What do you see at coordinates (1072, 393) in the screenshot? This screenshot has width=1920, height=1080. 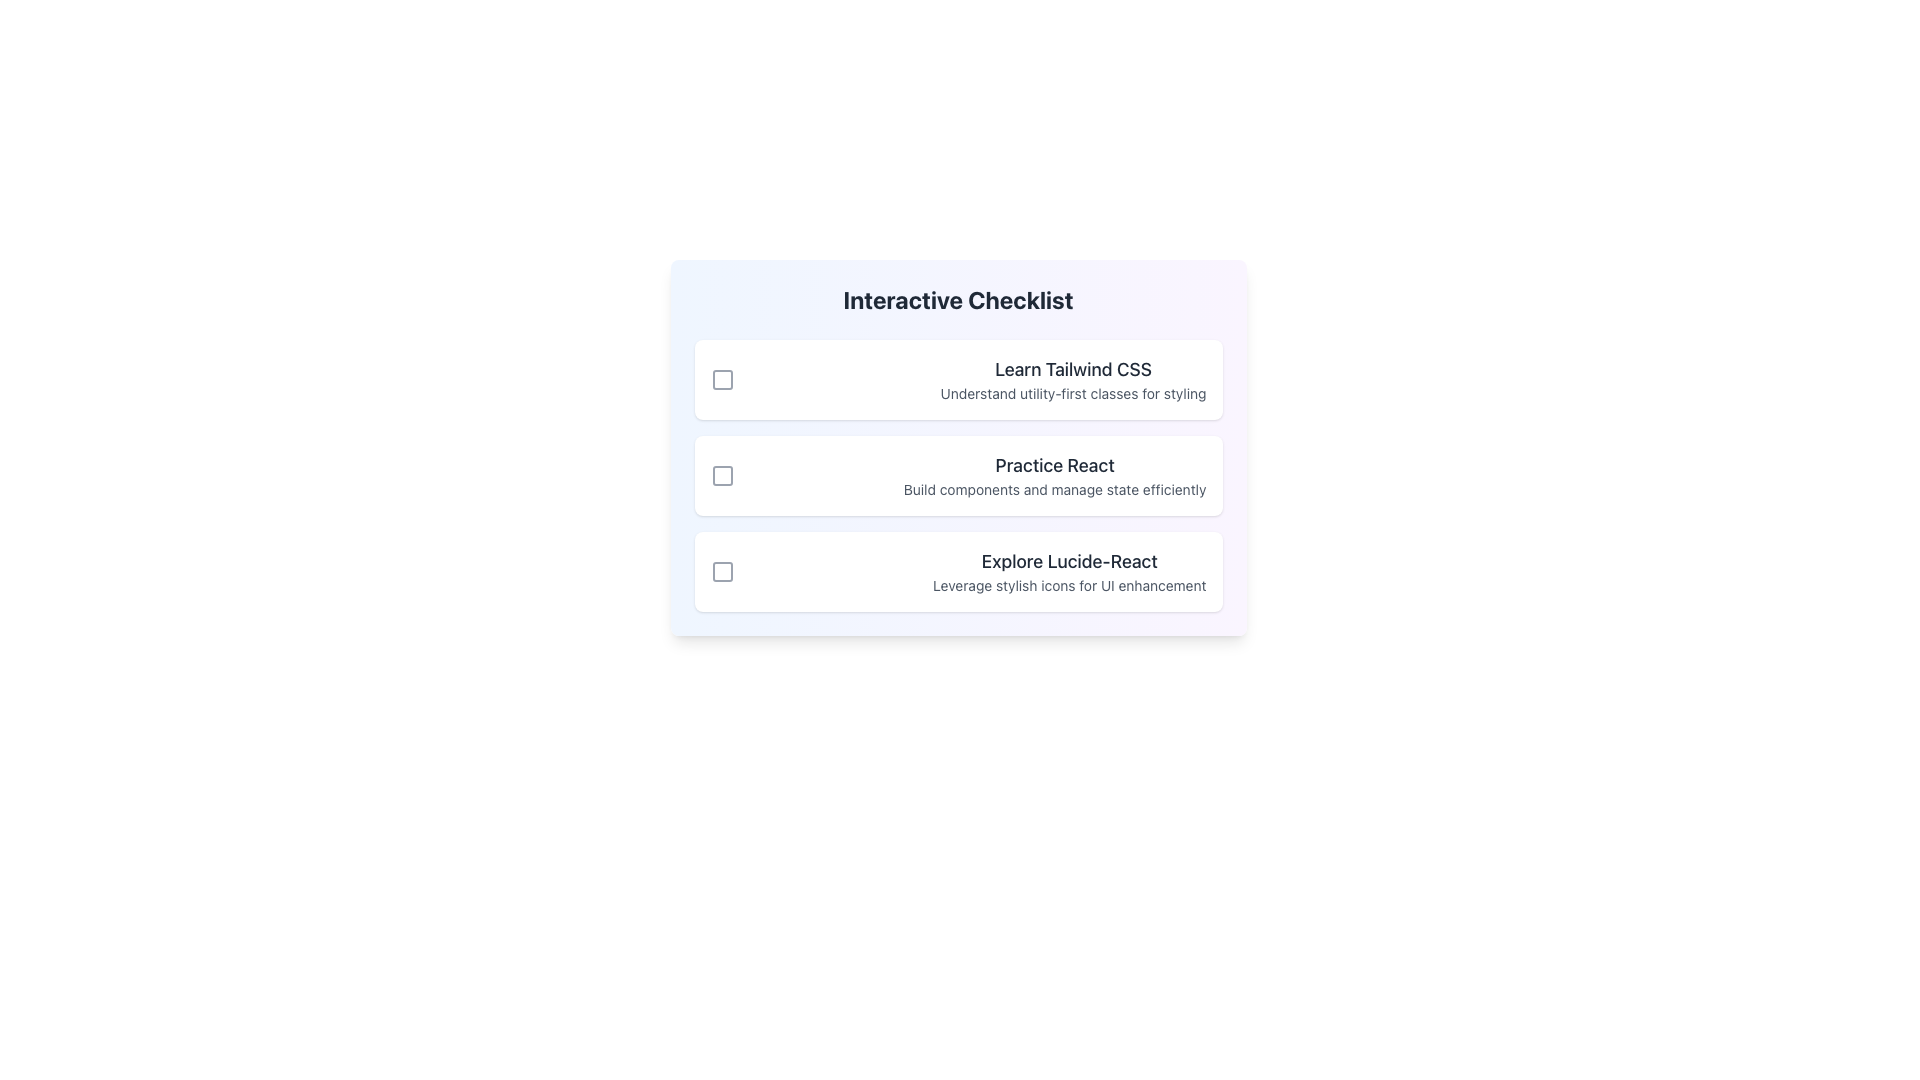 I see `the text label located immediately below the main title 'Learn Tailwind CSS', which provides additional context about the Tailwind CSS section` at bounding box center [1072, 393].